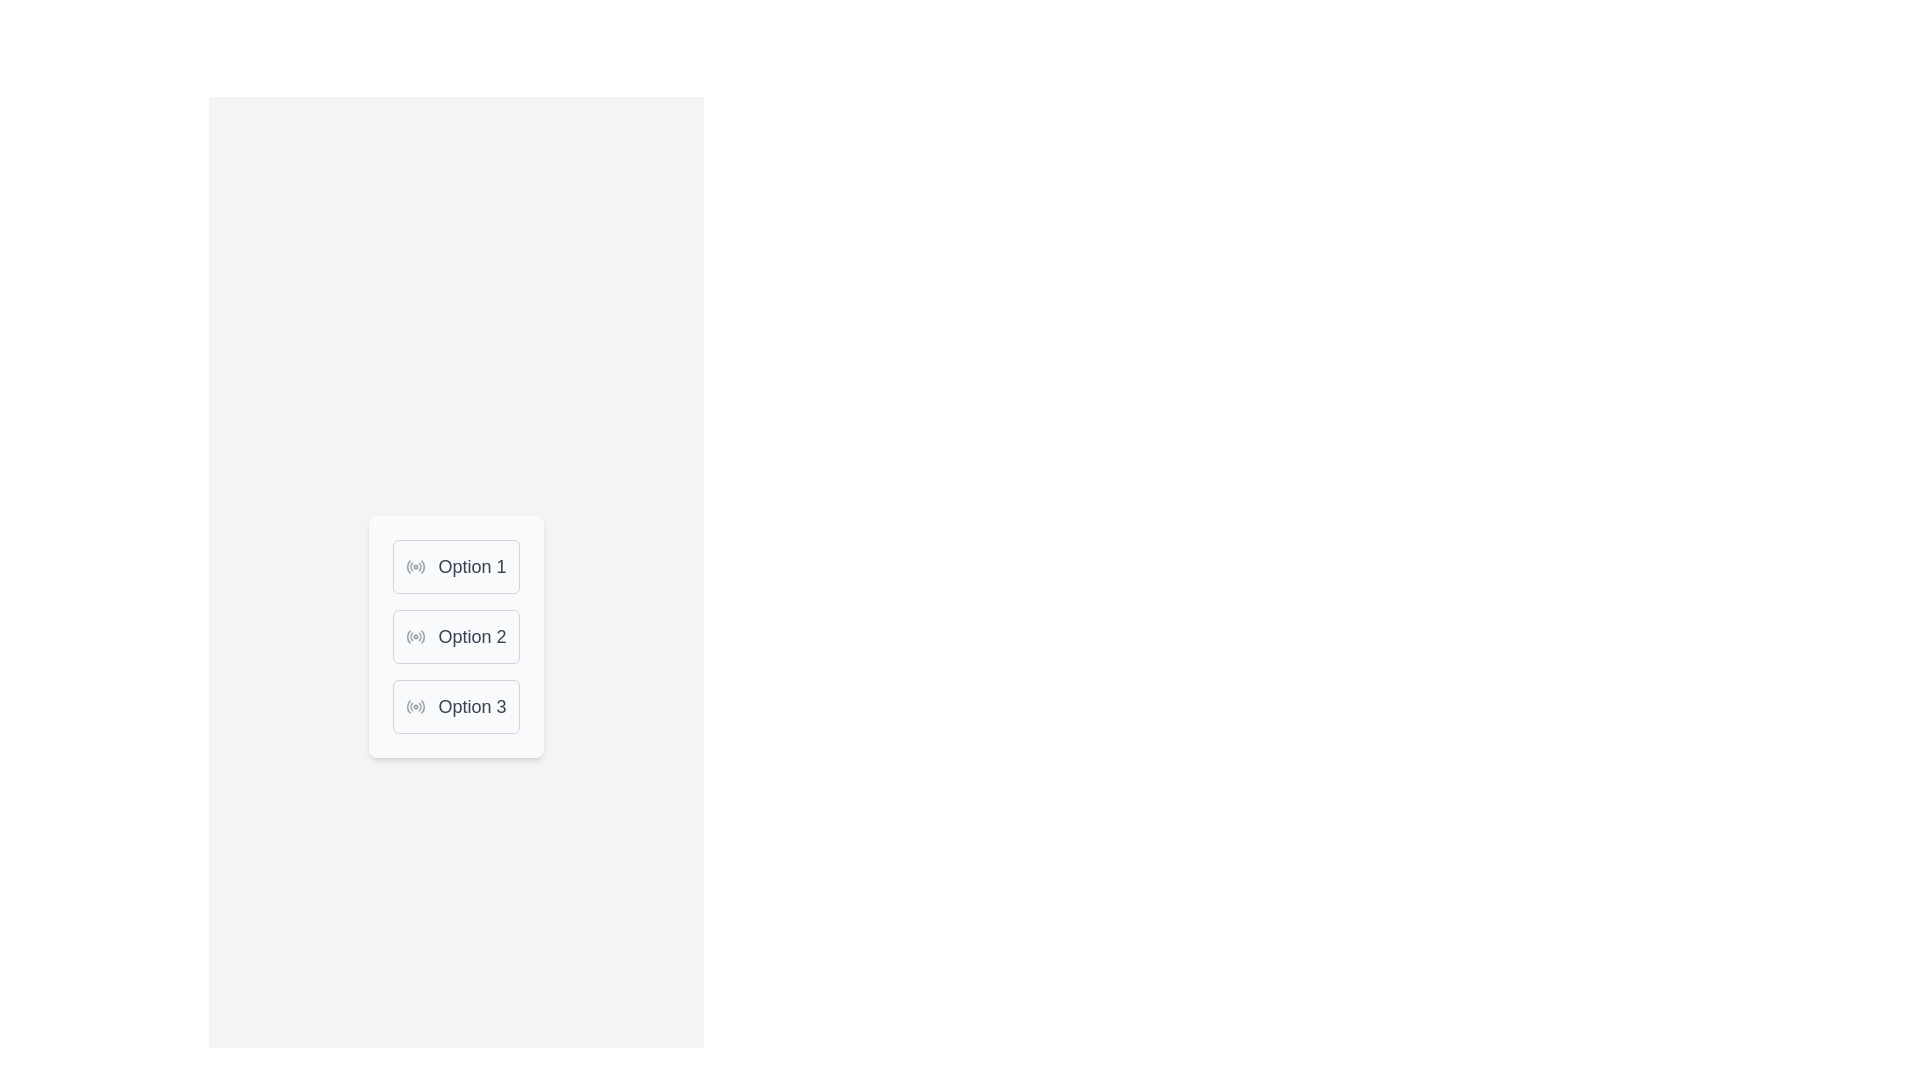  I want to click on the circular radio button styled with outlined concentric circles, so click(415, 567).